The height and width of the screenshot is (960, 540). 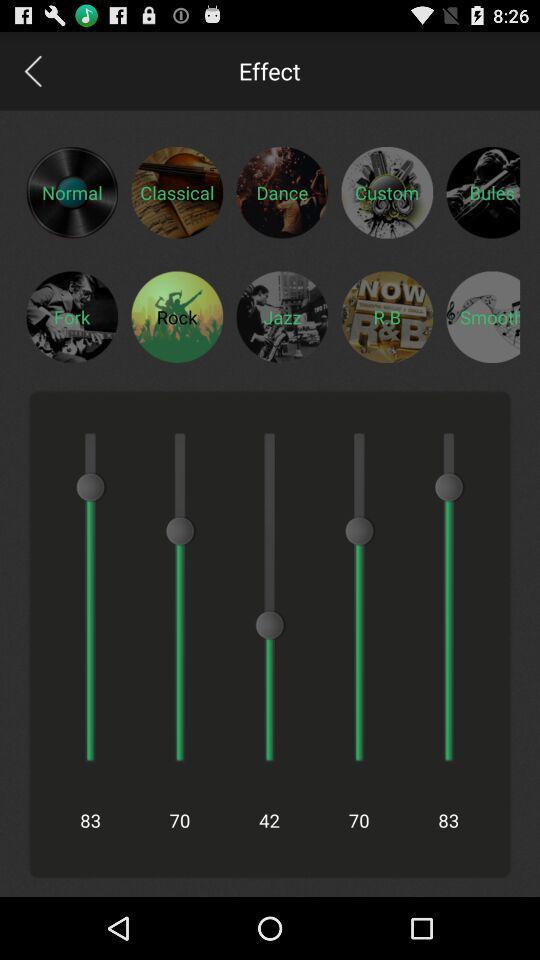 What do you see at coordinates (482, 316) in the screenshot?
I see `smooth effect on music` at bounding box center [482, 316].